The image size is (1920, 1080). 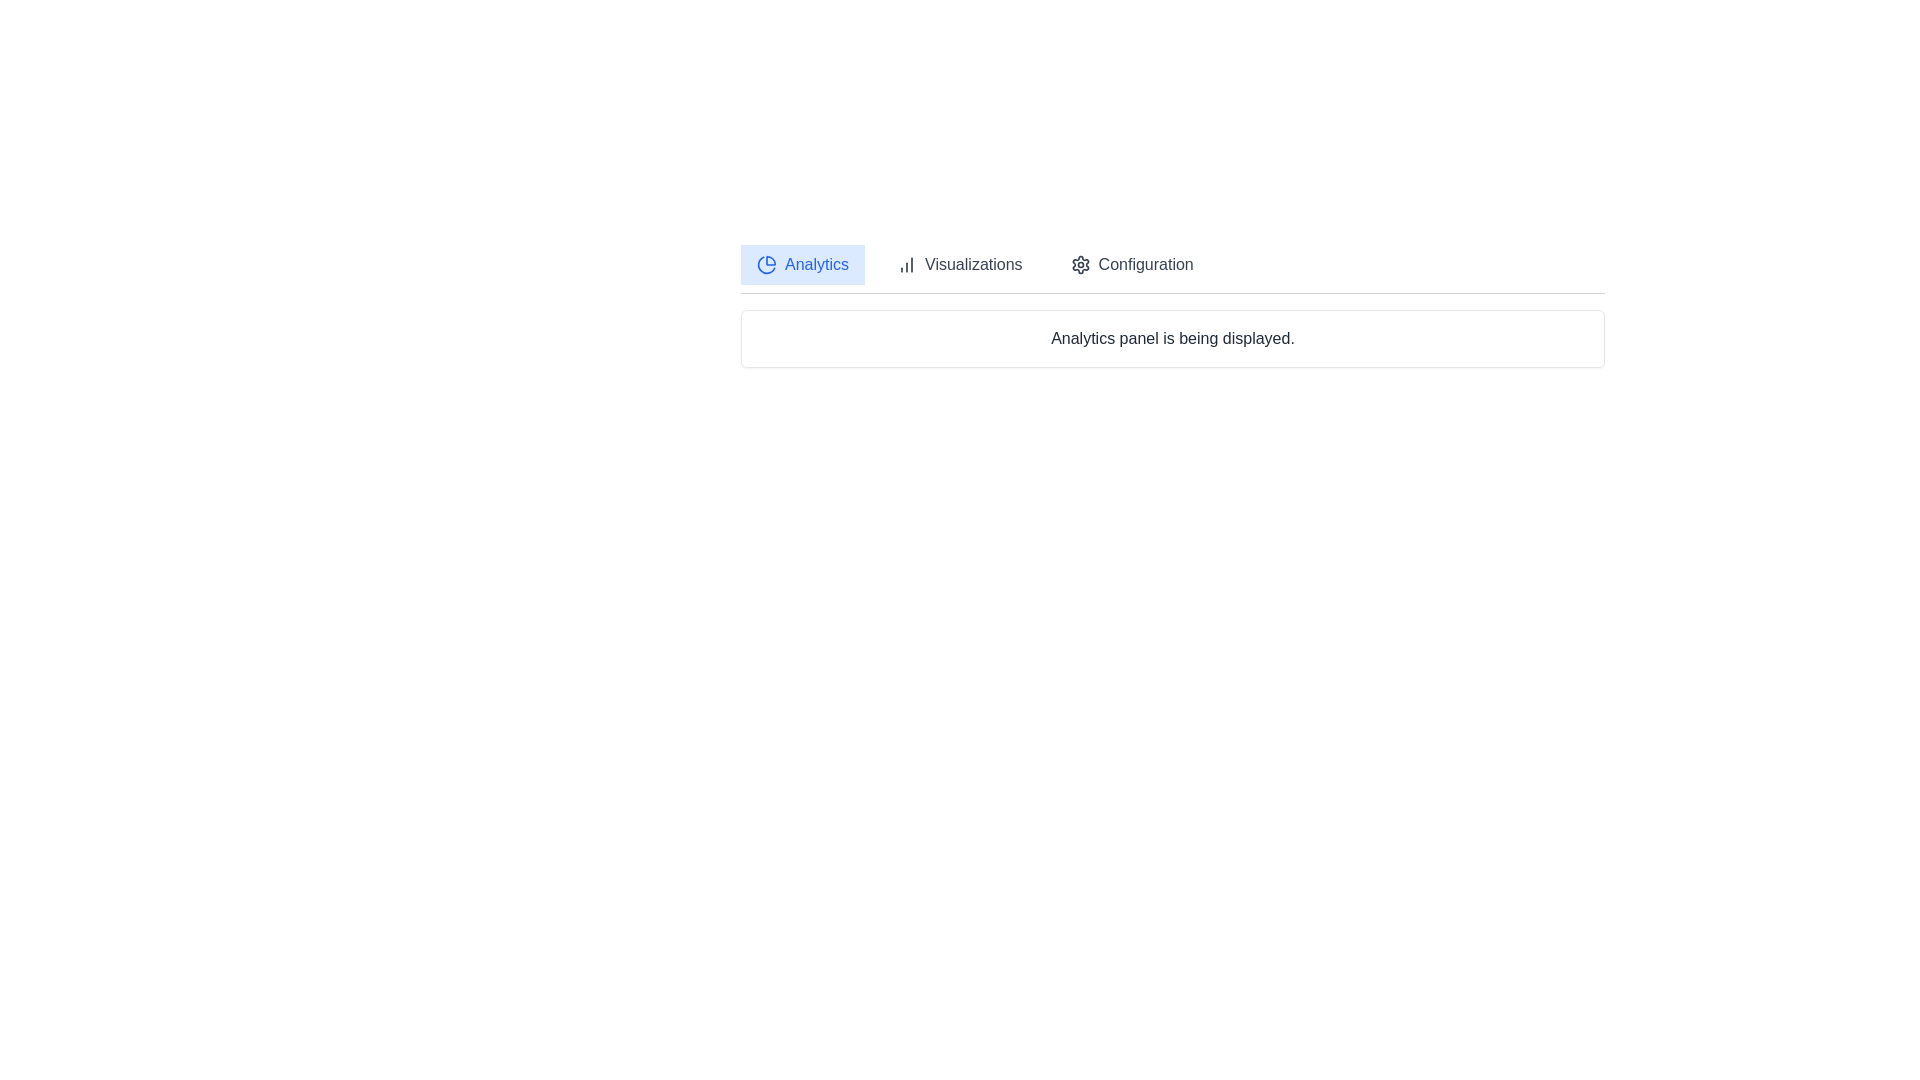 I want to click on the Analytics tab by clicking on its corresponding button, so click(x=802, y=264).